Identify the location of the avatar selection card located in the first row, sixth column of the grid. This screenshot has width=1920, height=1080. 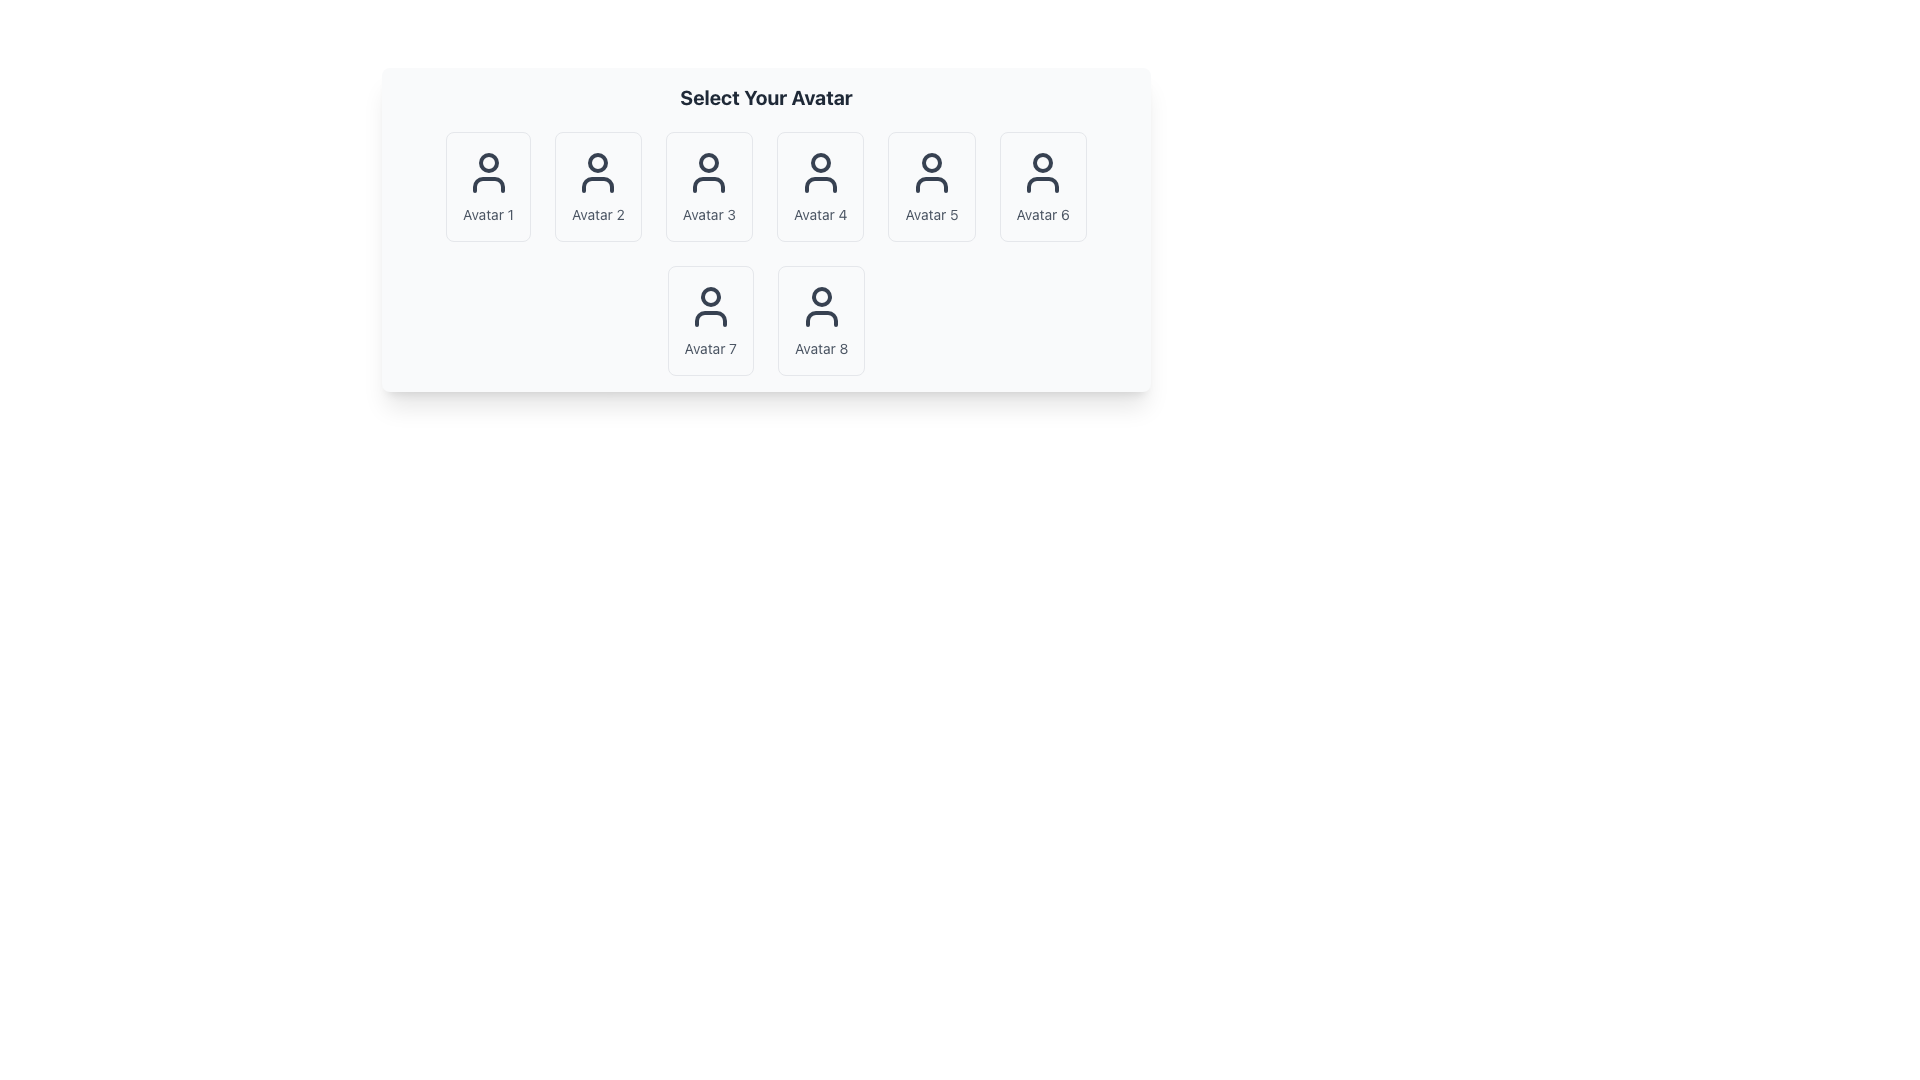
(1042, 186).